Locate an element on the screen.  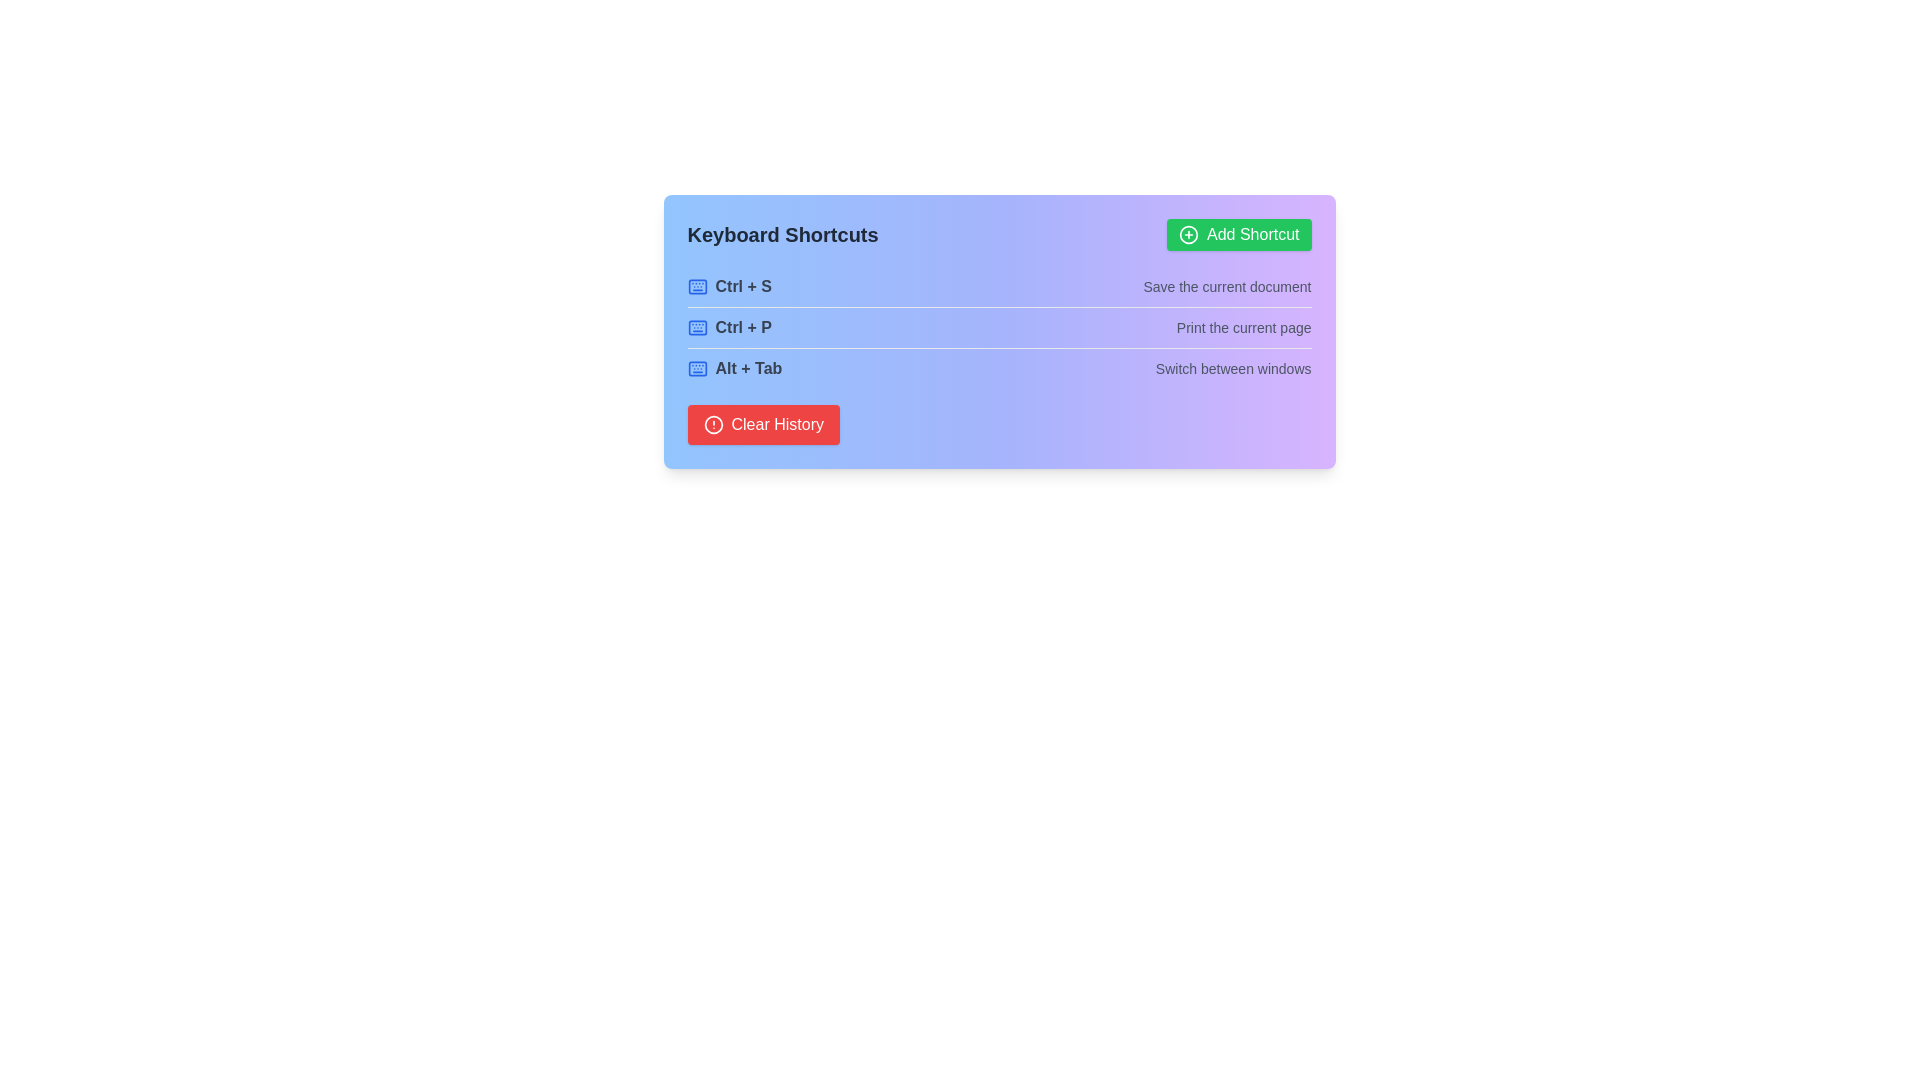
the label displaying the keyboard shortcut 'Ctrl + S', which is the first item in the list of keyboard shortcuts under the 'Keyboard Shortcuts' heading is located at coordinates (742, 286).